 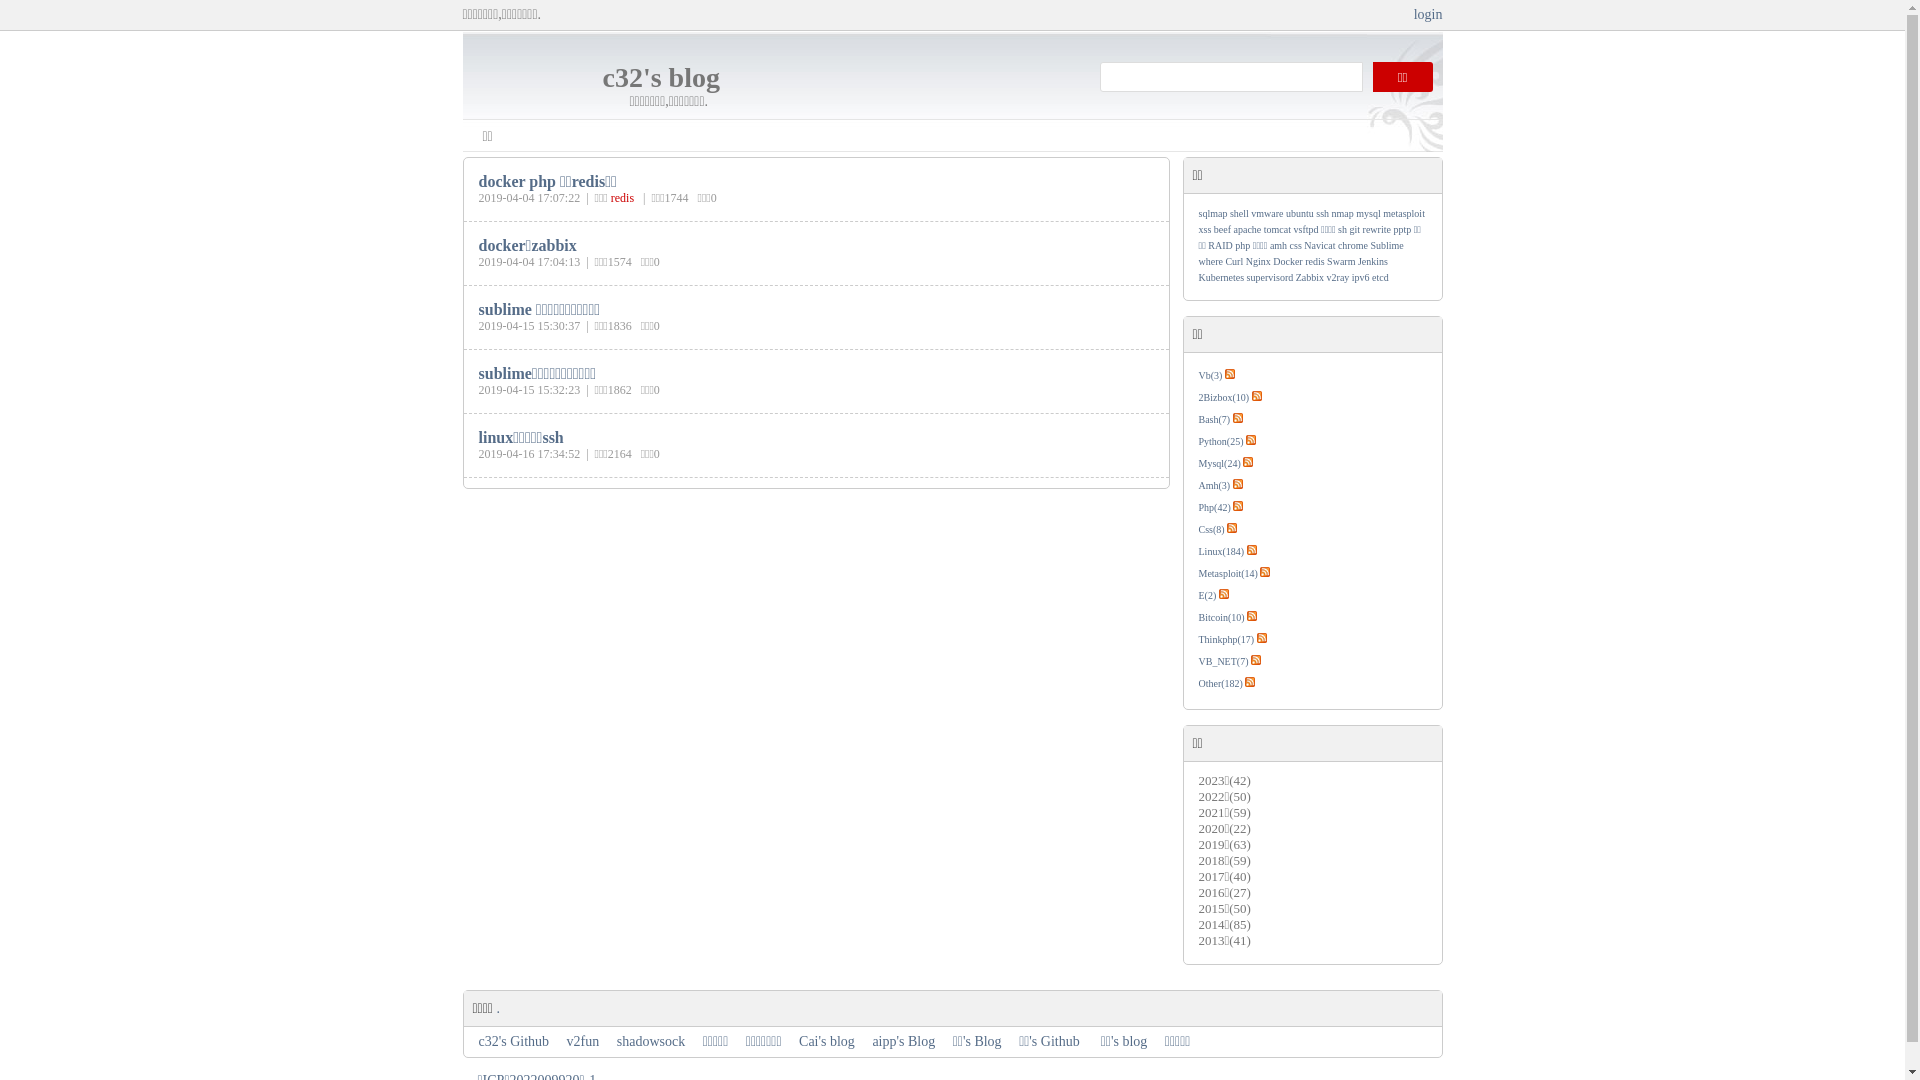 What do you see at coordinates (1247, 228) in the screenshot?
I see `'apache'` at bounding box center [1247, 228].